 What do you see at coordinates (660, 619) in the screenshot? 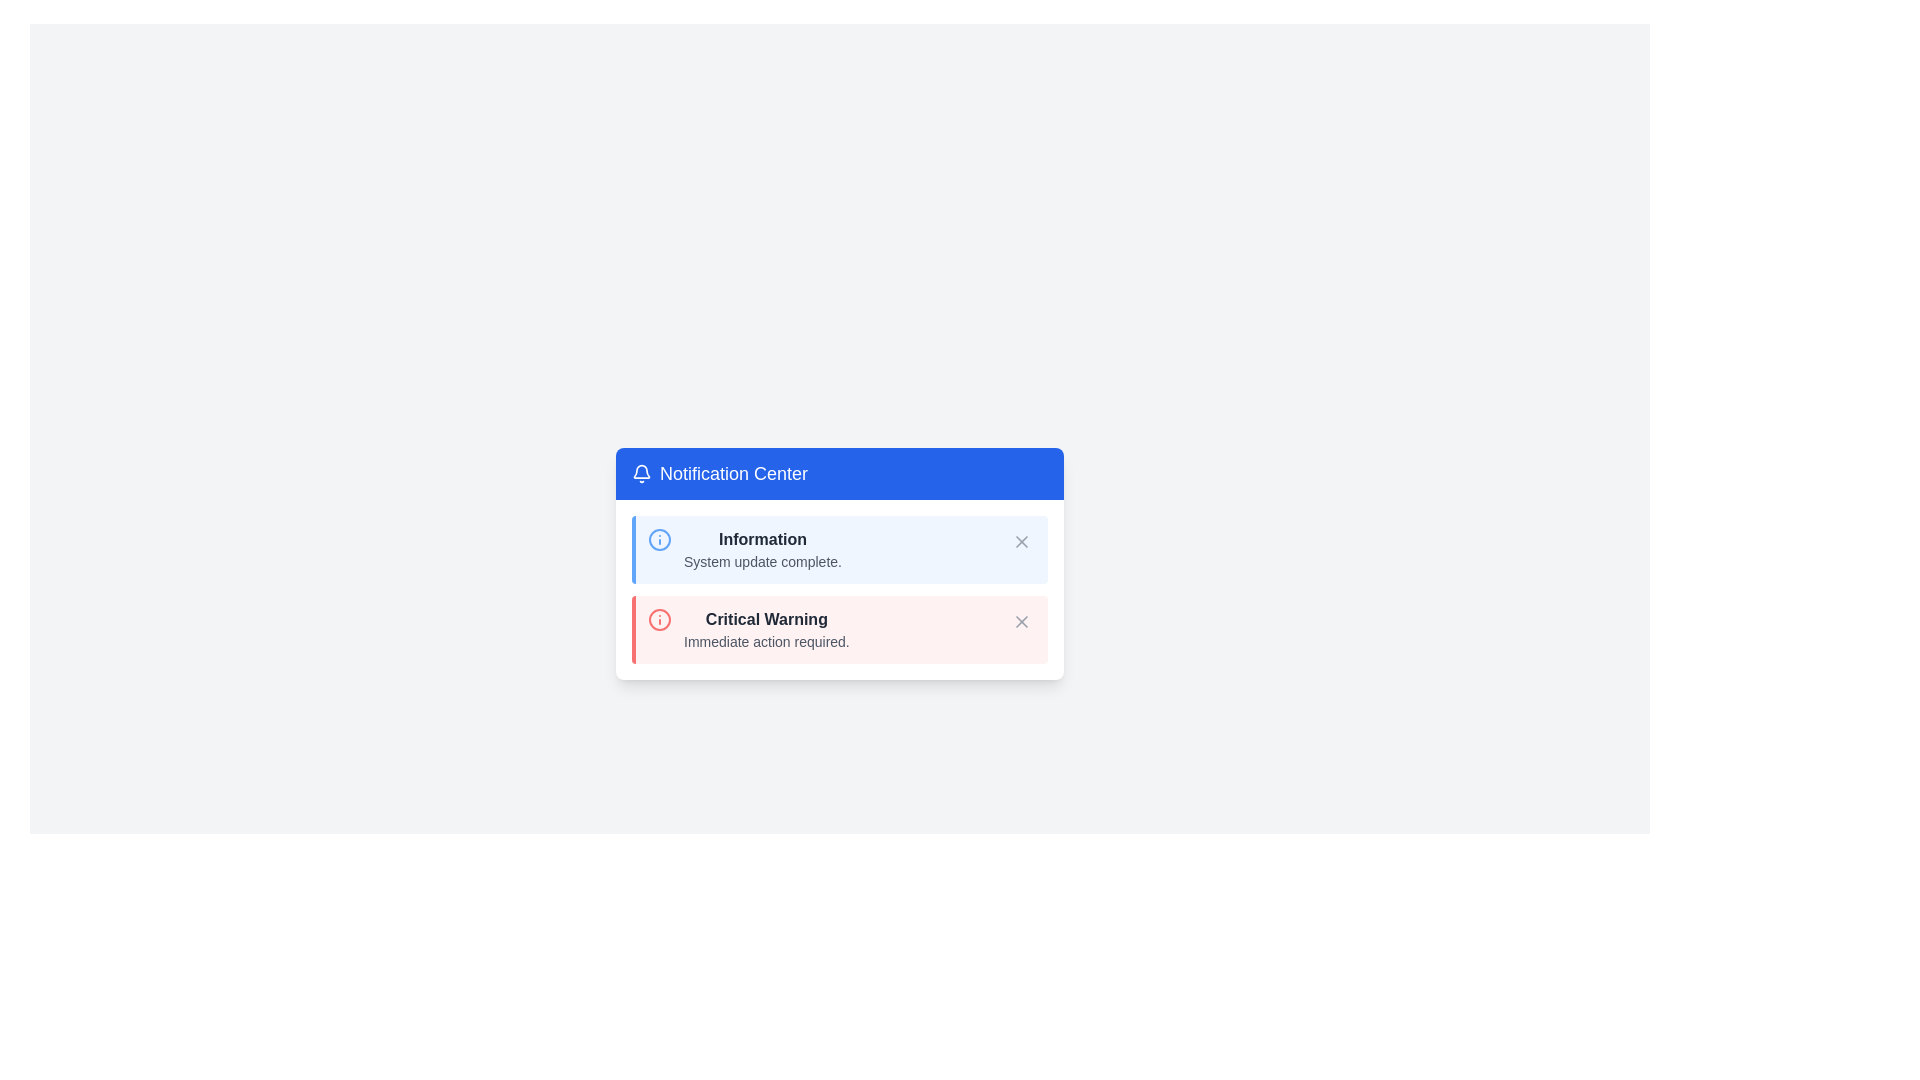
I see `the critical warning icon located in the leftmost section of the notification box, which is above the warning's descriptive text and to the left of the dismiss button` at bounding box center [660, 619].